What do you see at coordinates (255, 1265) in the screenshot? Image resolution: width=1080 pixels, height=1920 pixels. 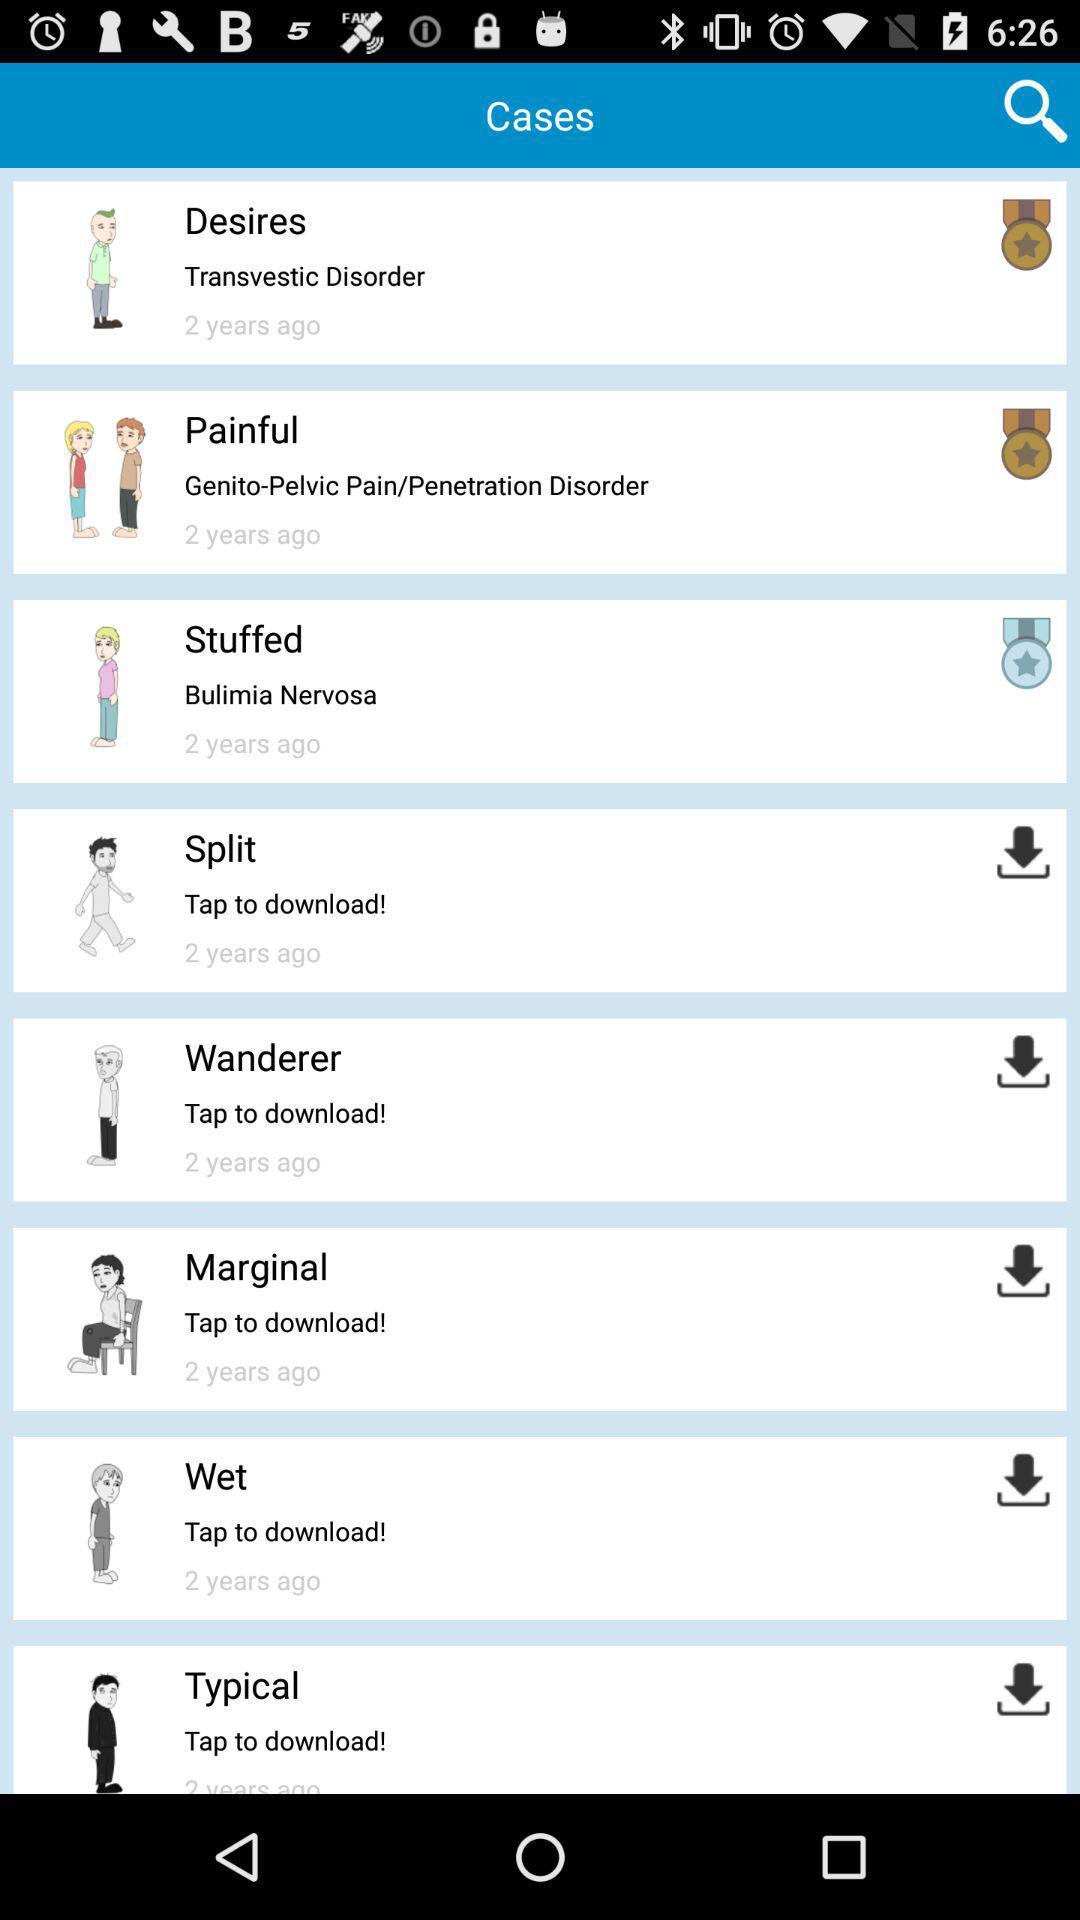 I see `marginal` at bounding box center [255, 1265].